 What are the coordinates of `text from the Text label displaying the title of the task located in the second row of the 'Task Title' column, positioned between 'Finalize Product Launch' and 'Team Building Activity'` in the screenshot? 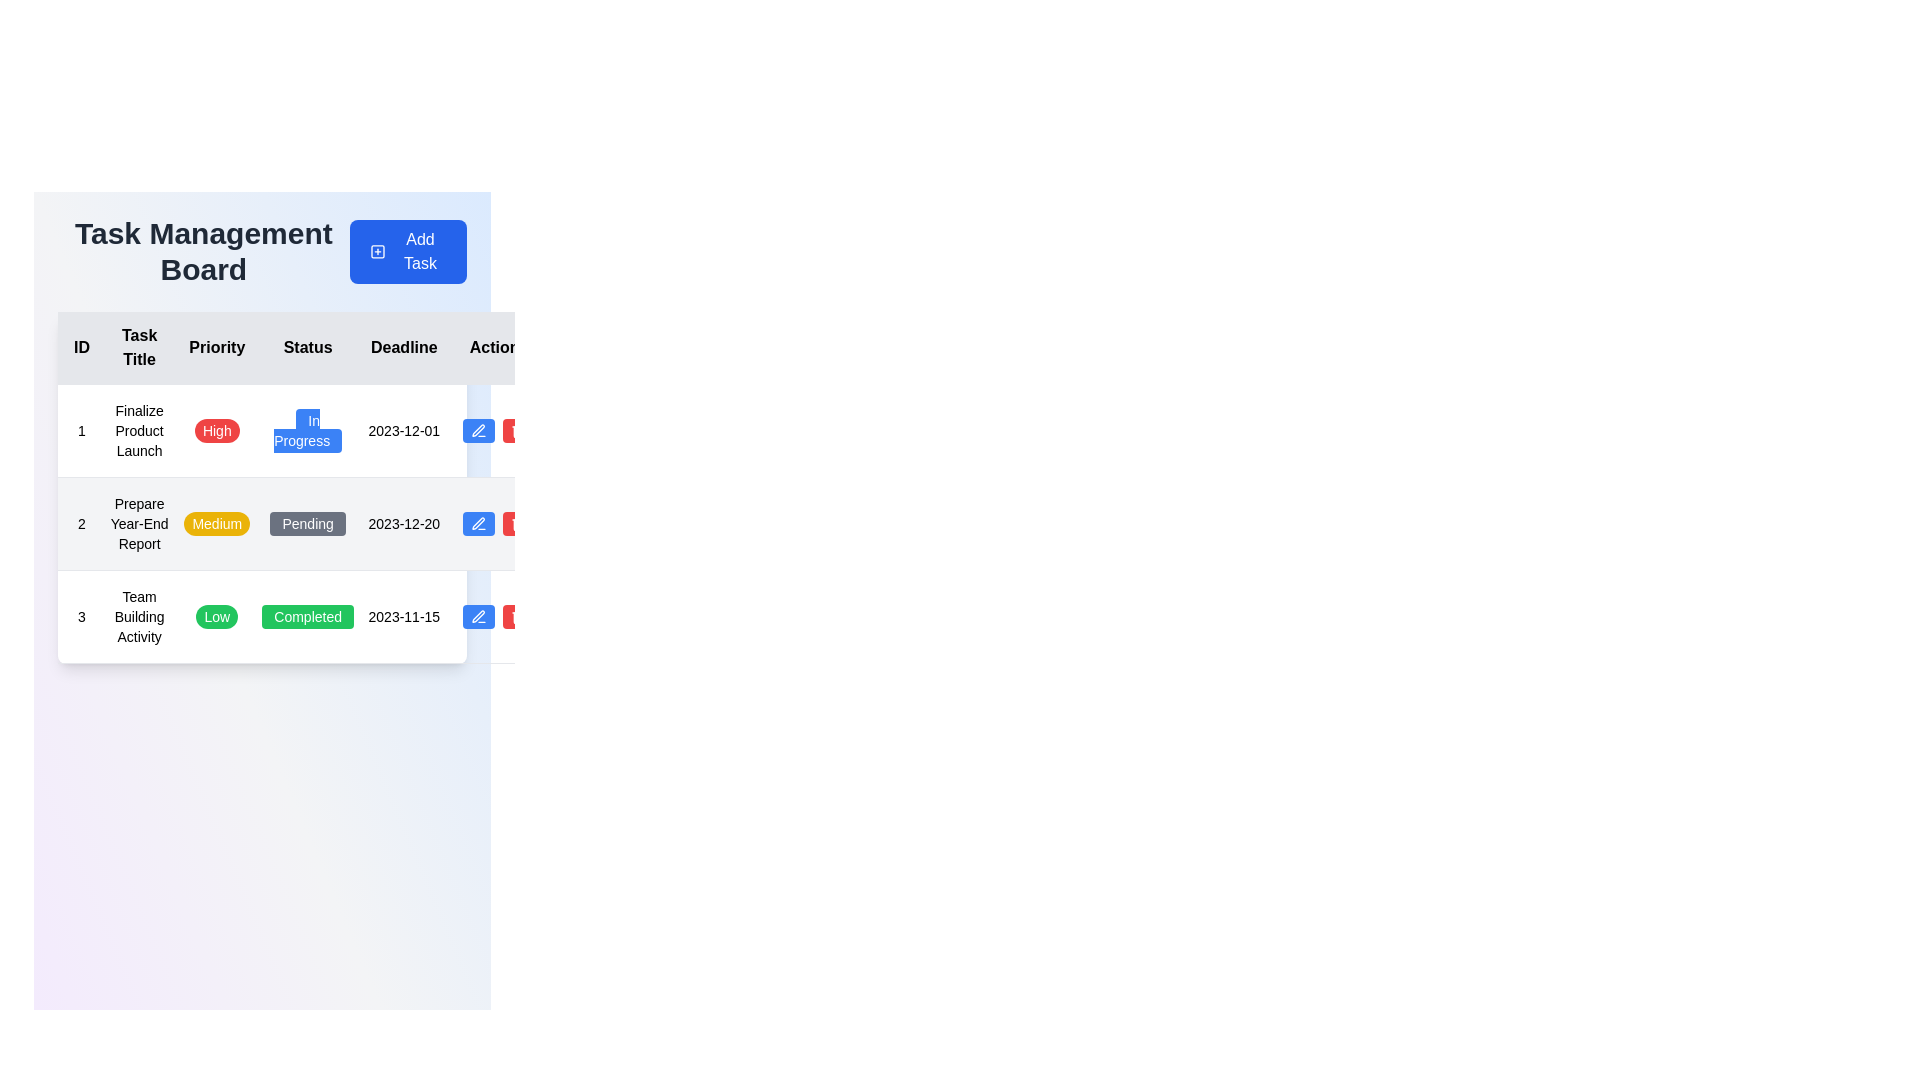 It's located at (138, 523).